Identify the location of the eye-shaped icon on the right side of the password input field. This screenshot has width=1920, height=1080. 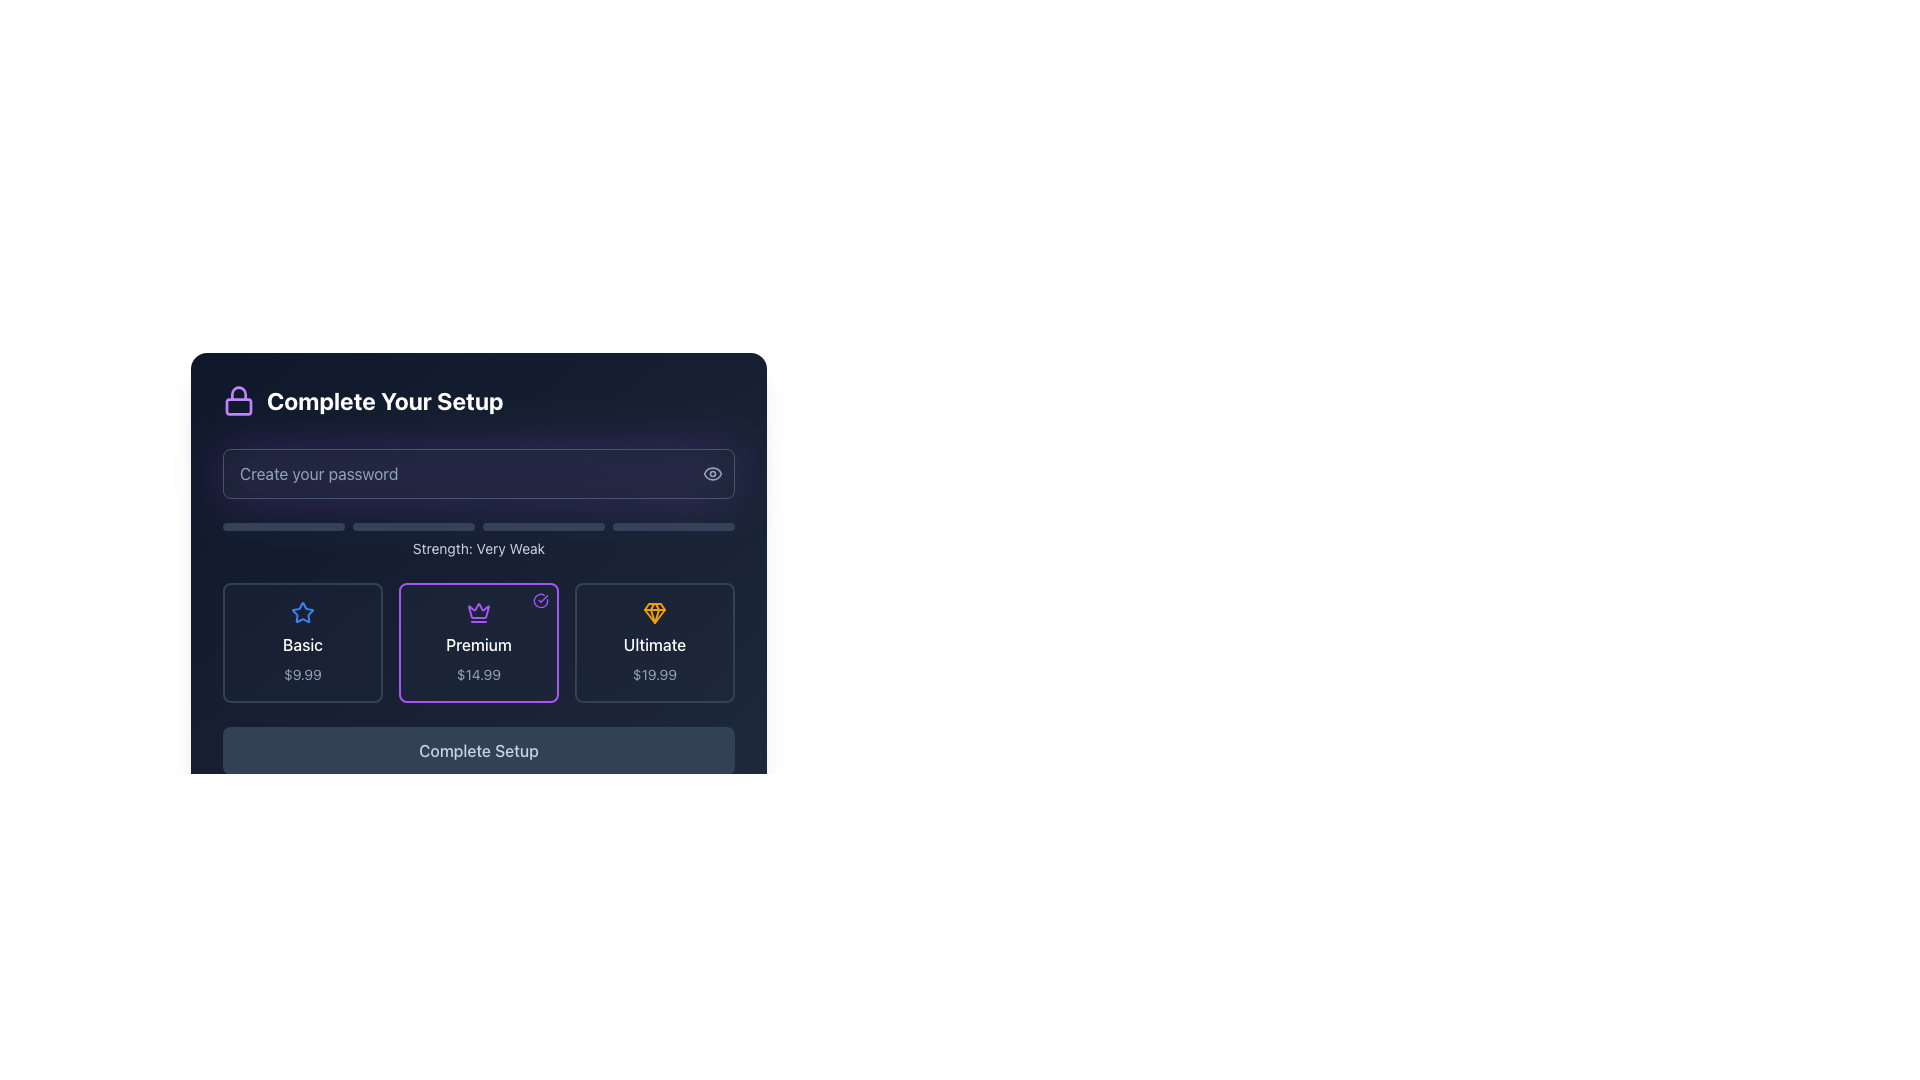
(713, 474).